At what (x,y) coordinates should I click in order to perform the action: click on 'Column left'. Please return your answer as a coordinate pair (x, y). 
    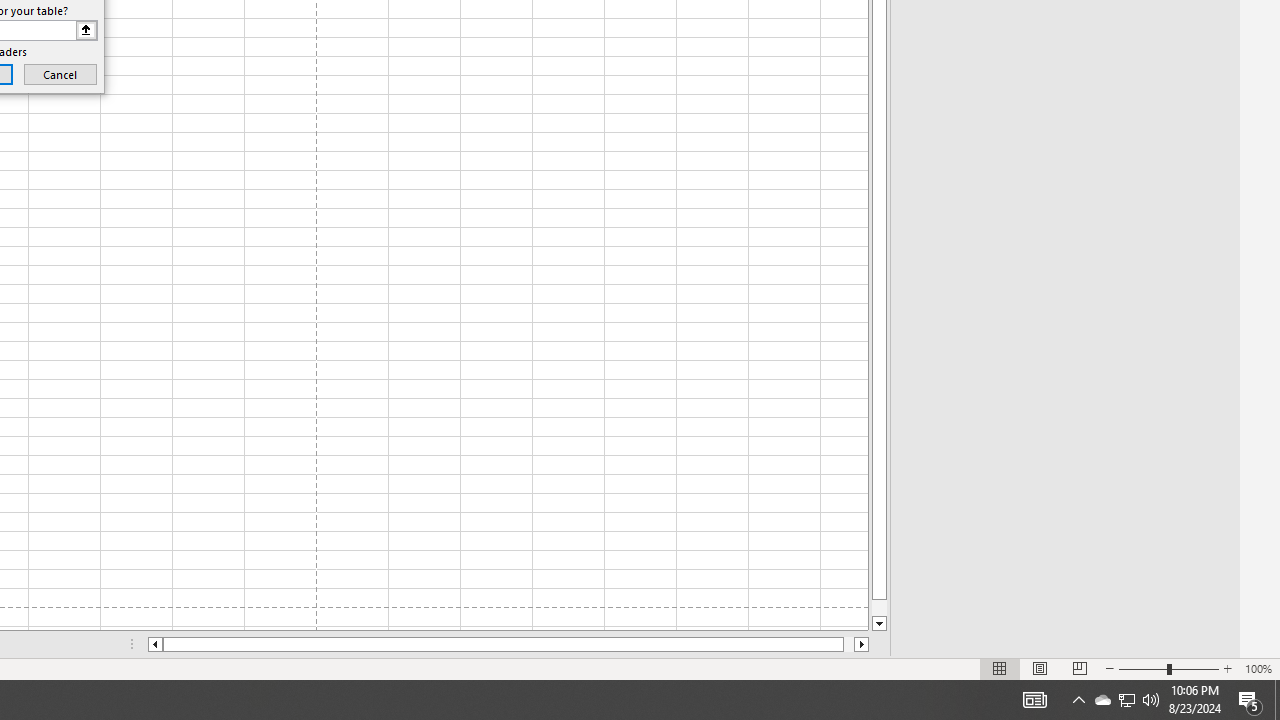
    Looking at the image, I should click on (153, 644).